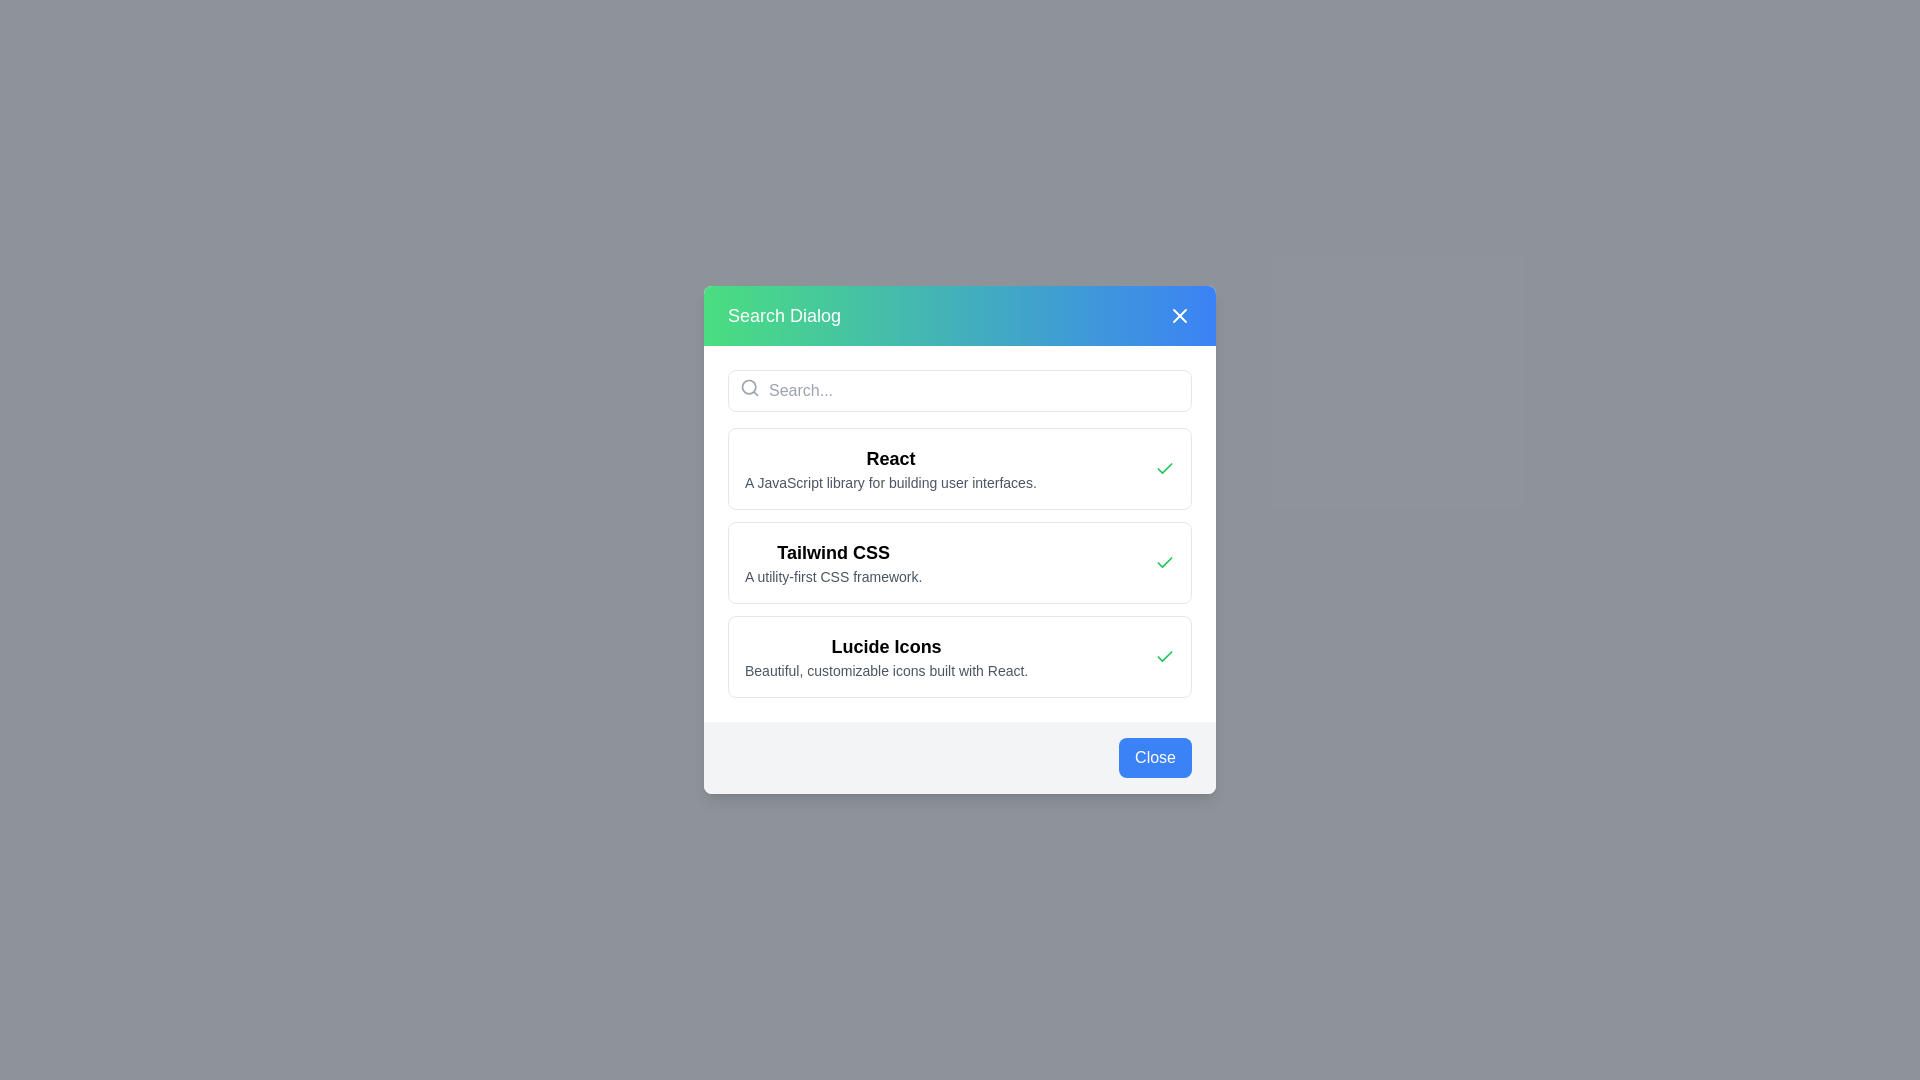 Image resolution: width=1920 pixels, height=1080 pixels. Describe the element at coordinates (1165, 467) in the screenshot. I see `the checkmark icon representing the selection state of the 'Tailwind CSS' option in the 'Search Dialog' overlay` at that location.